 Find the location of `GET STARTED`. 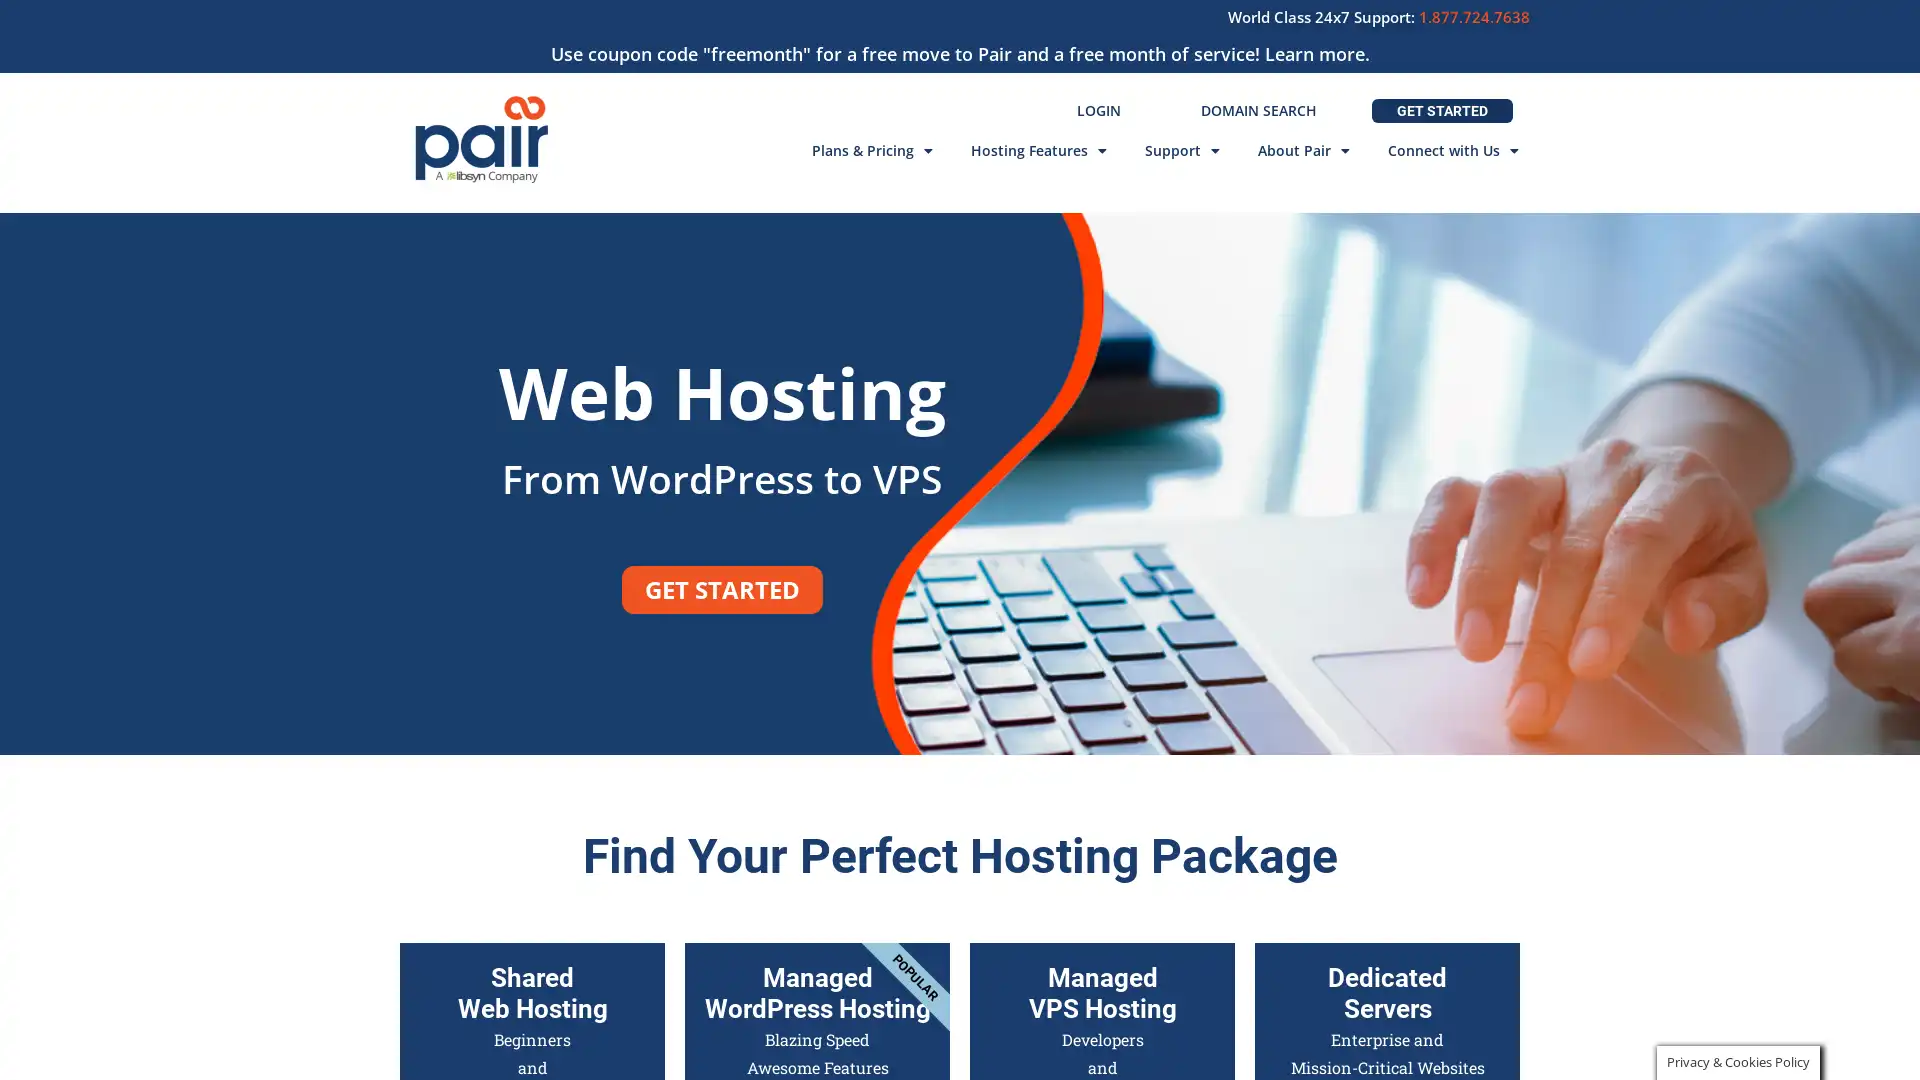

GET STARTED is located at coordinates (1441, 111).